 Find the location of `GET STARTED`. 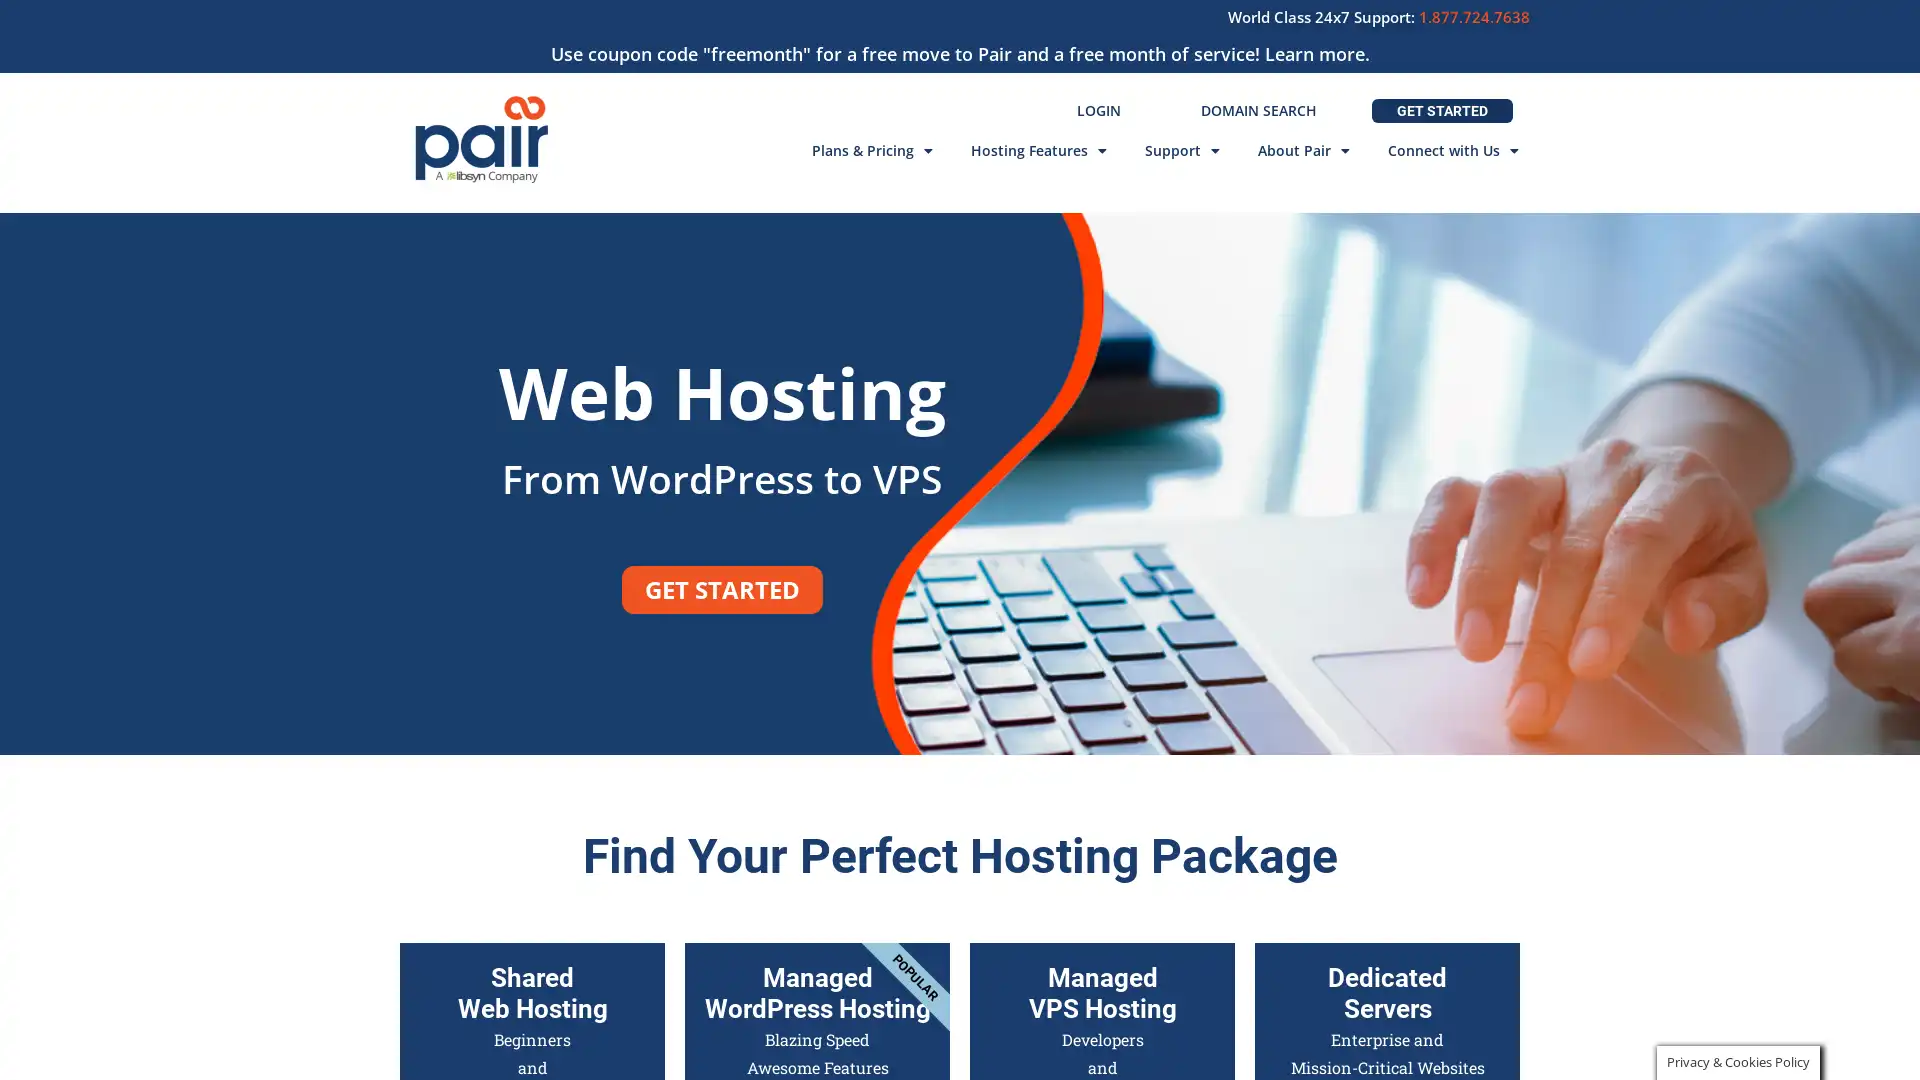

GET STARTED is located at coordinates (1441, 111).